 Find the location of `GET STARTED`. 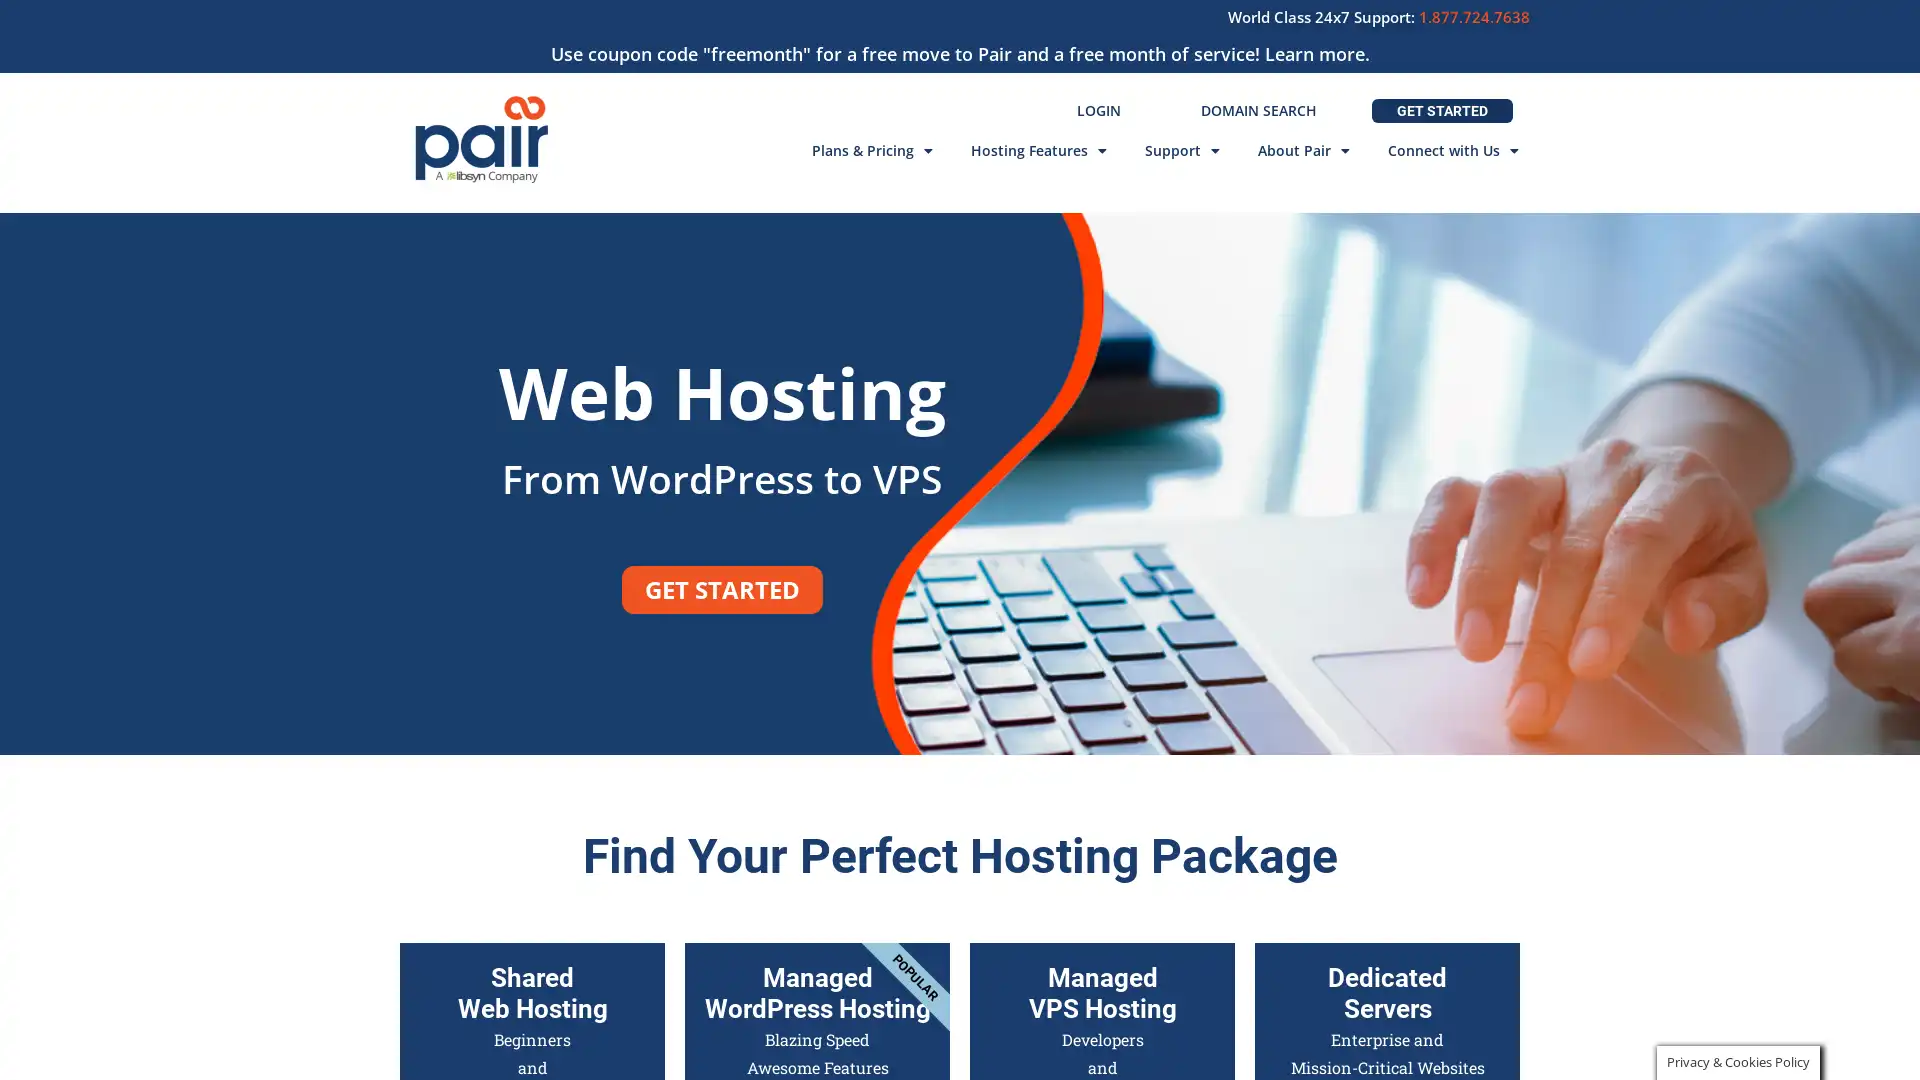

GET STARTED is located at coordinates (1441, 111).